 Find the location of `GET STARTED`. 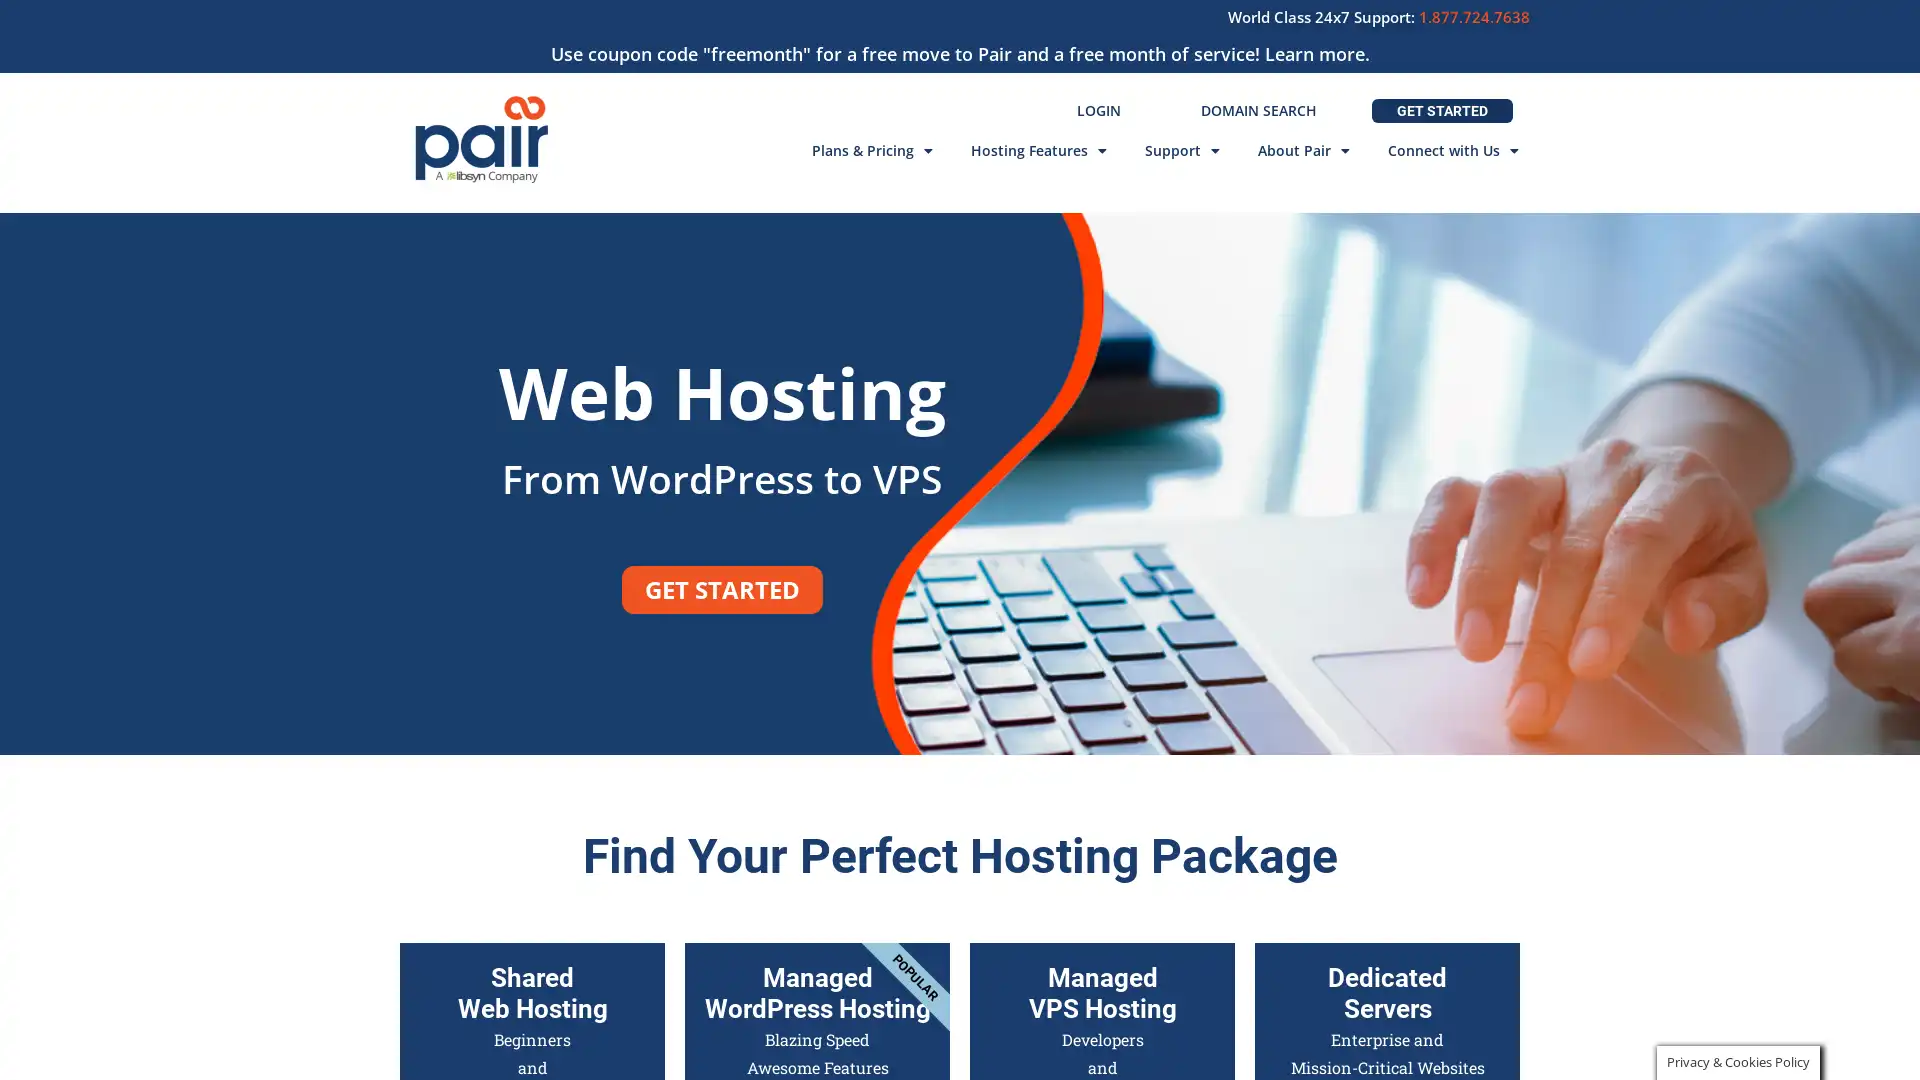

GET STARTED is located at coordinates (1441, 111).